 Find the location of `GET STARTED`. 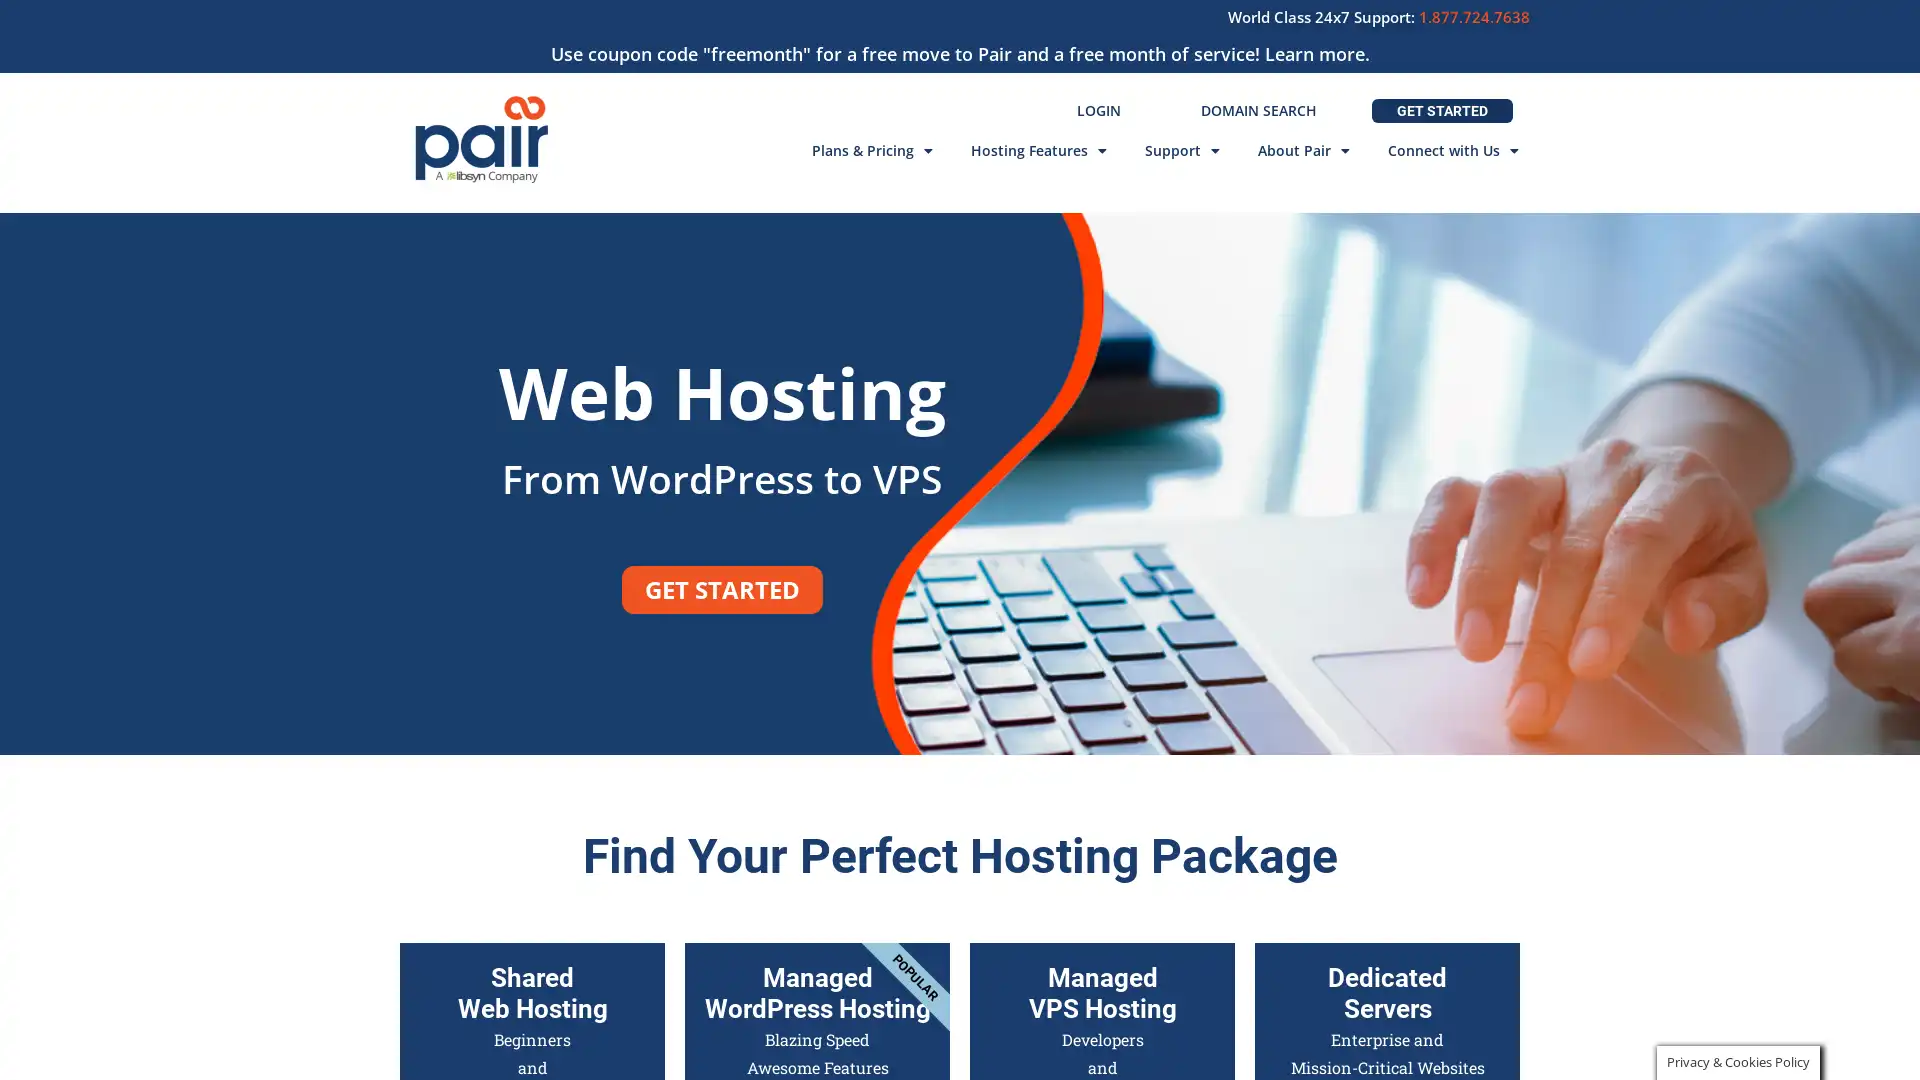

GET STARTED is located at coordinates (1441, 111).